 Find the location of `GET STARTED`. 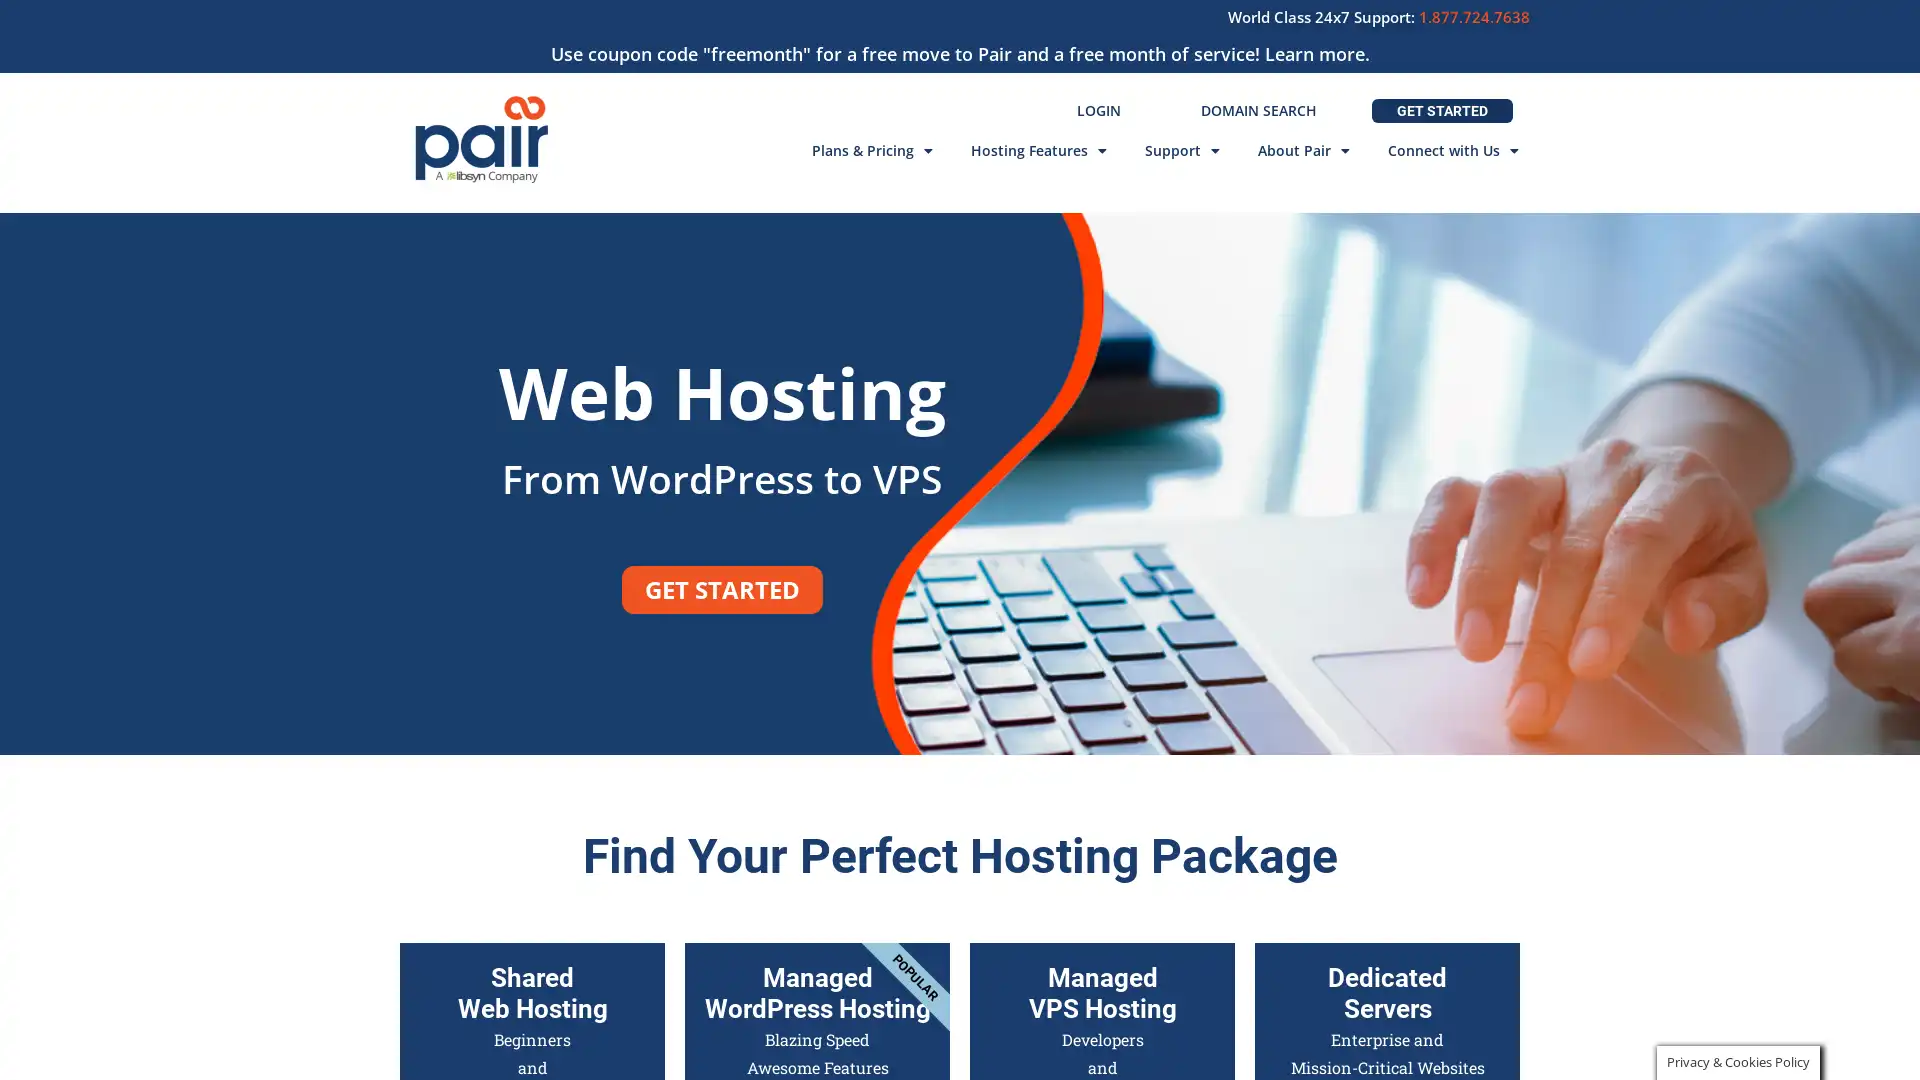

GET STARTED is located at coordinates (1441, 111).